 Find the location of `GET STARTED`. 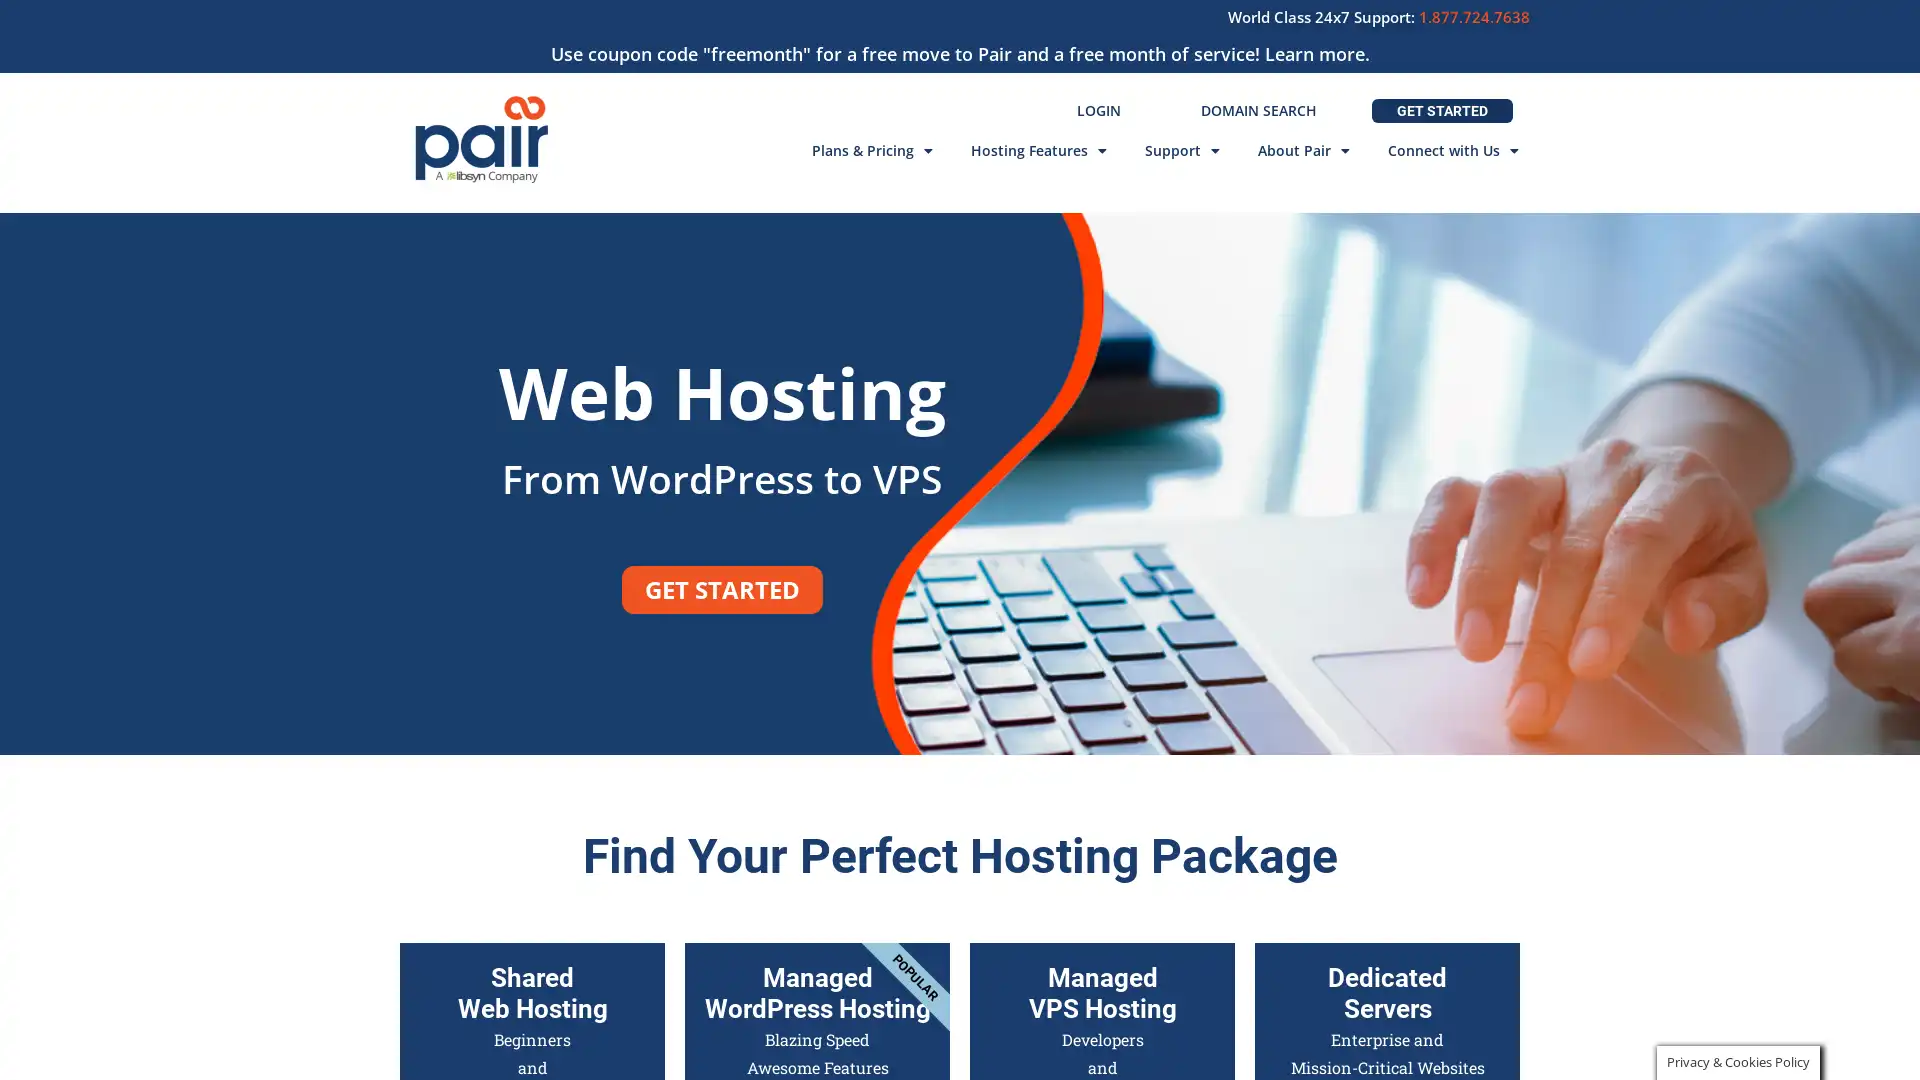

GET STARTED is located at coordinates (1441, 111).